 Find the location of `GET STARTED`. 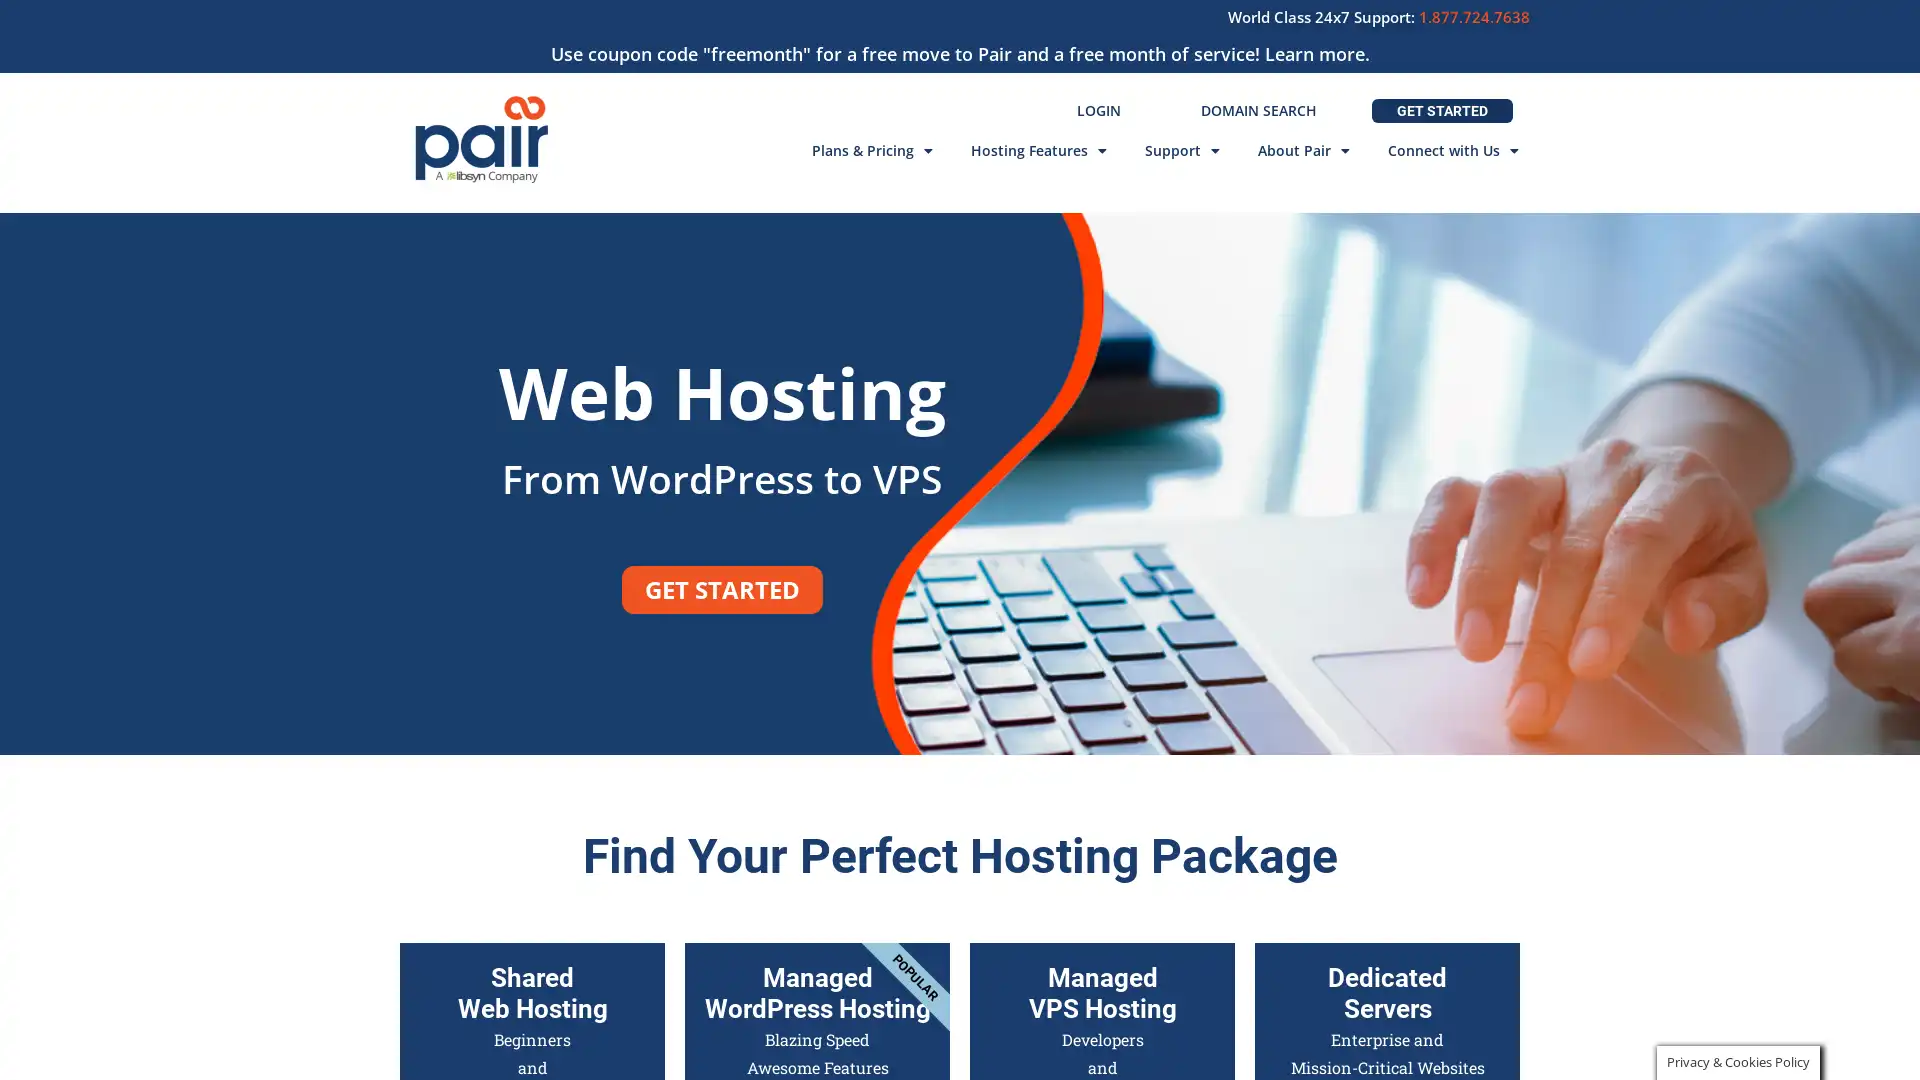

GET STARTED is located at coordinates (1441, 111).